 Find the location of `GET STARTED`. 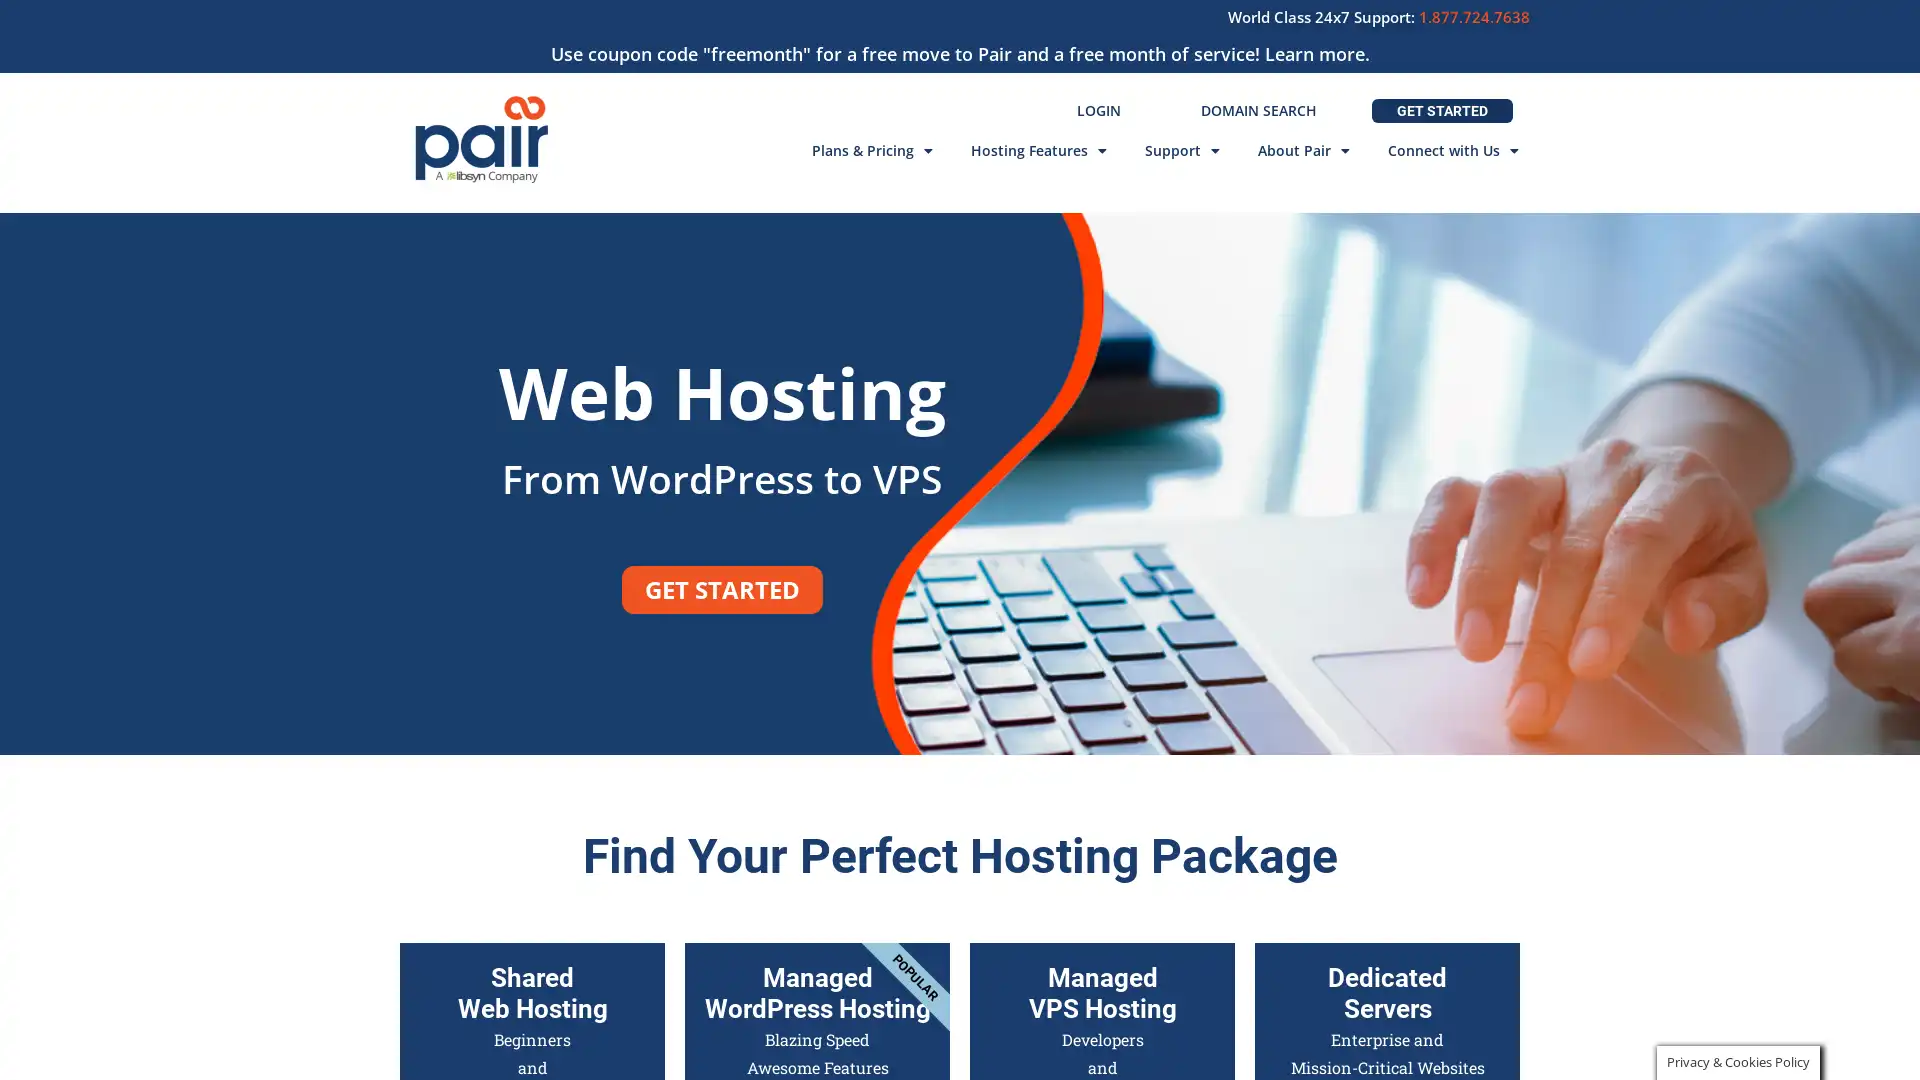

GET STARTED is located at coordinates (1441, 111).